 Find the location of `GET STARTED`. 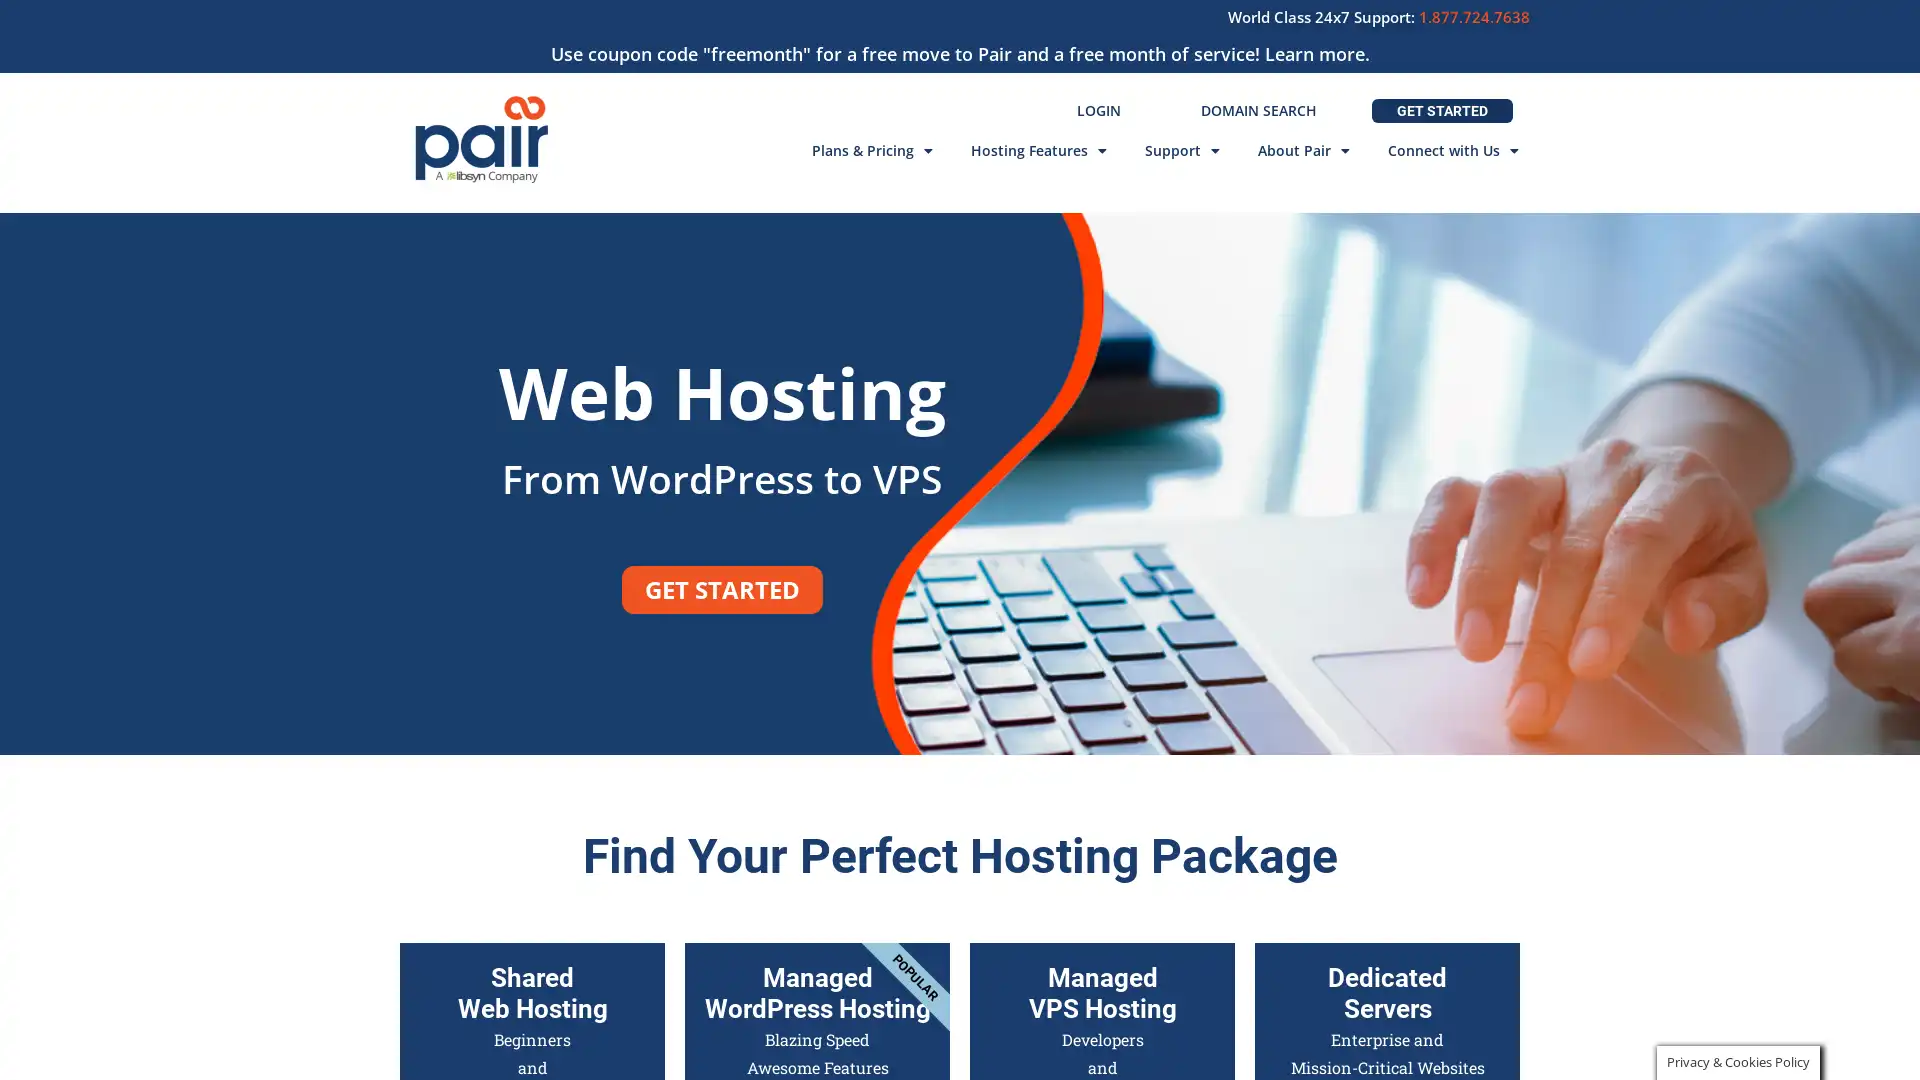

GET STARTED is located at coordinates (1441, 111).